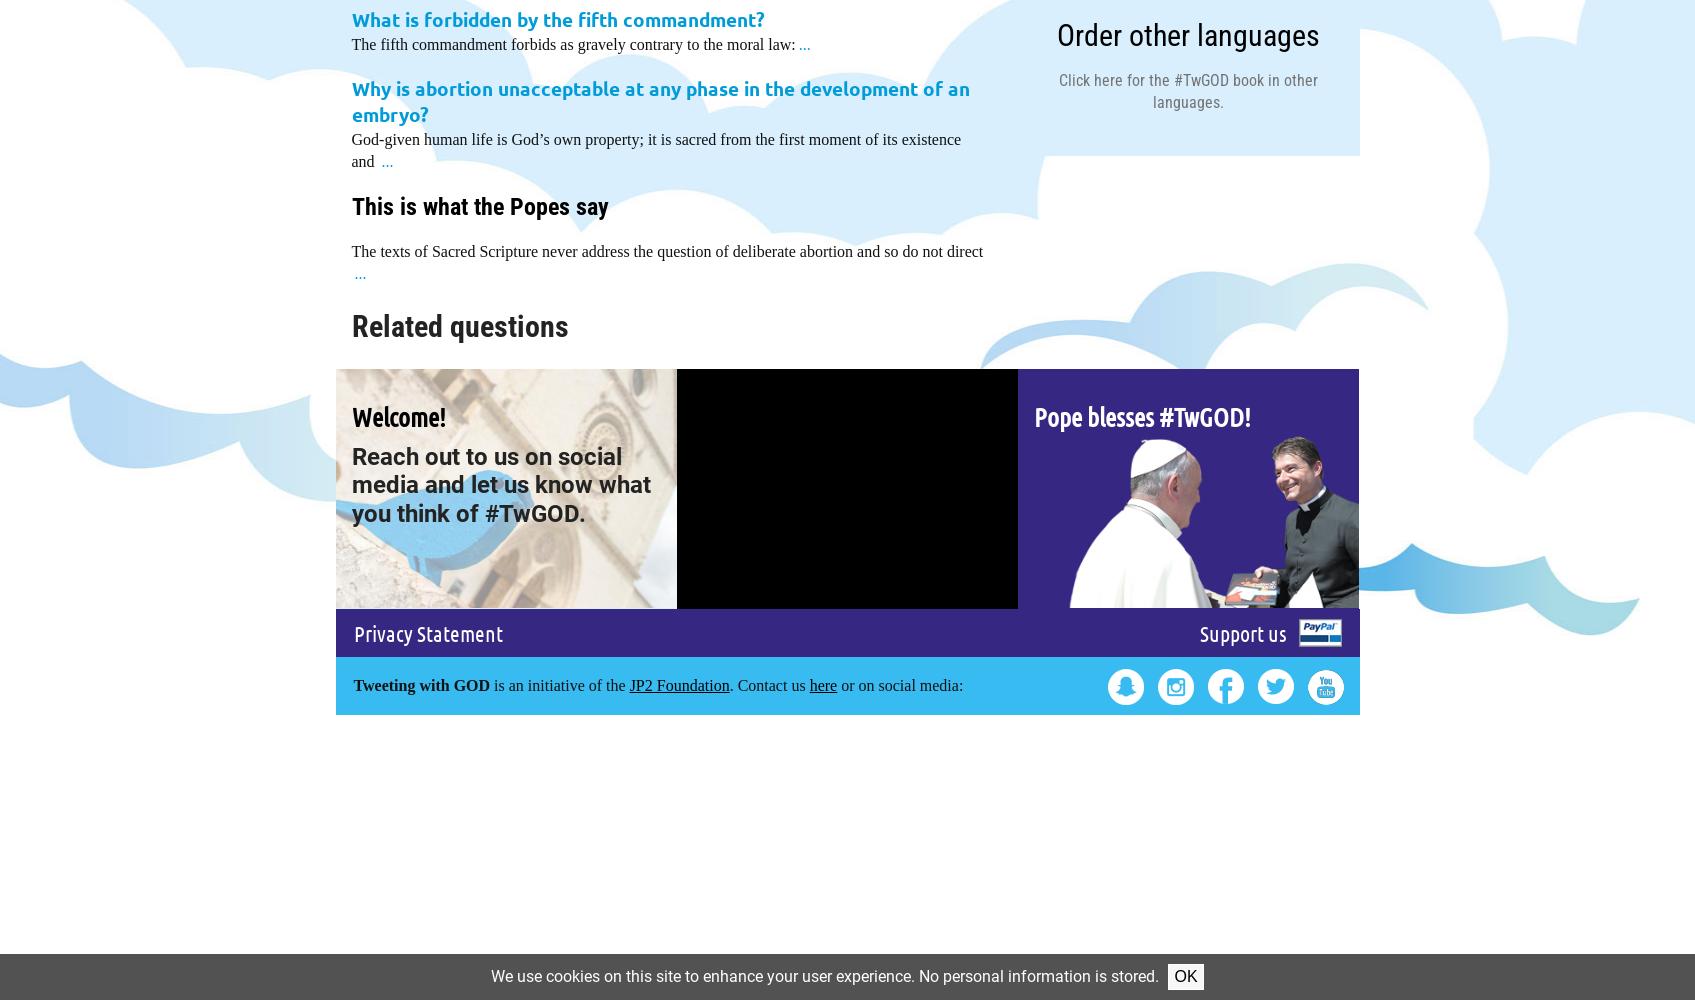 The image size is (1695, 1000). What do you see at coordinates (350, 43) in the screenshot?
I see `'The fifth commandment forbids as gravely contrary to the moral law:'` at bounding box center [350, 43].